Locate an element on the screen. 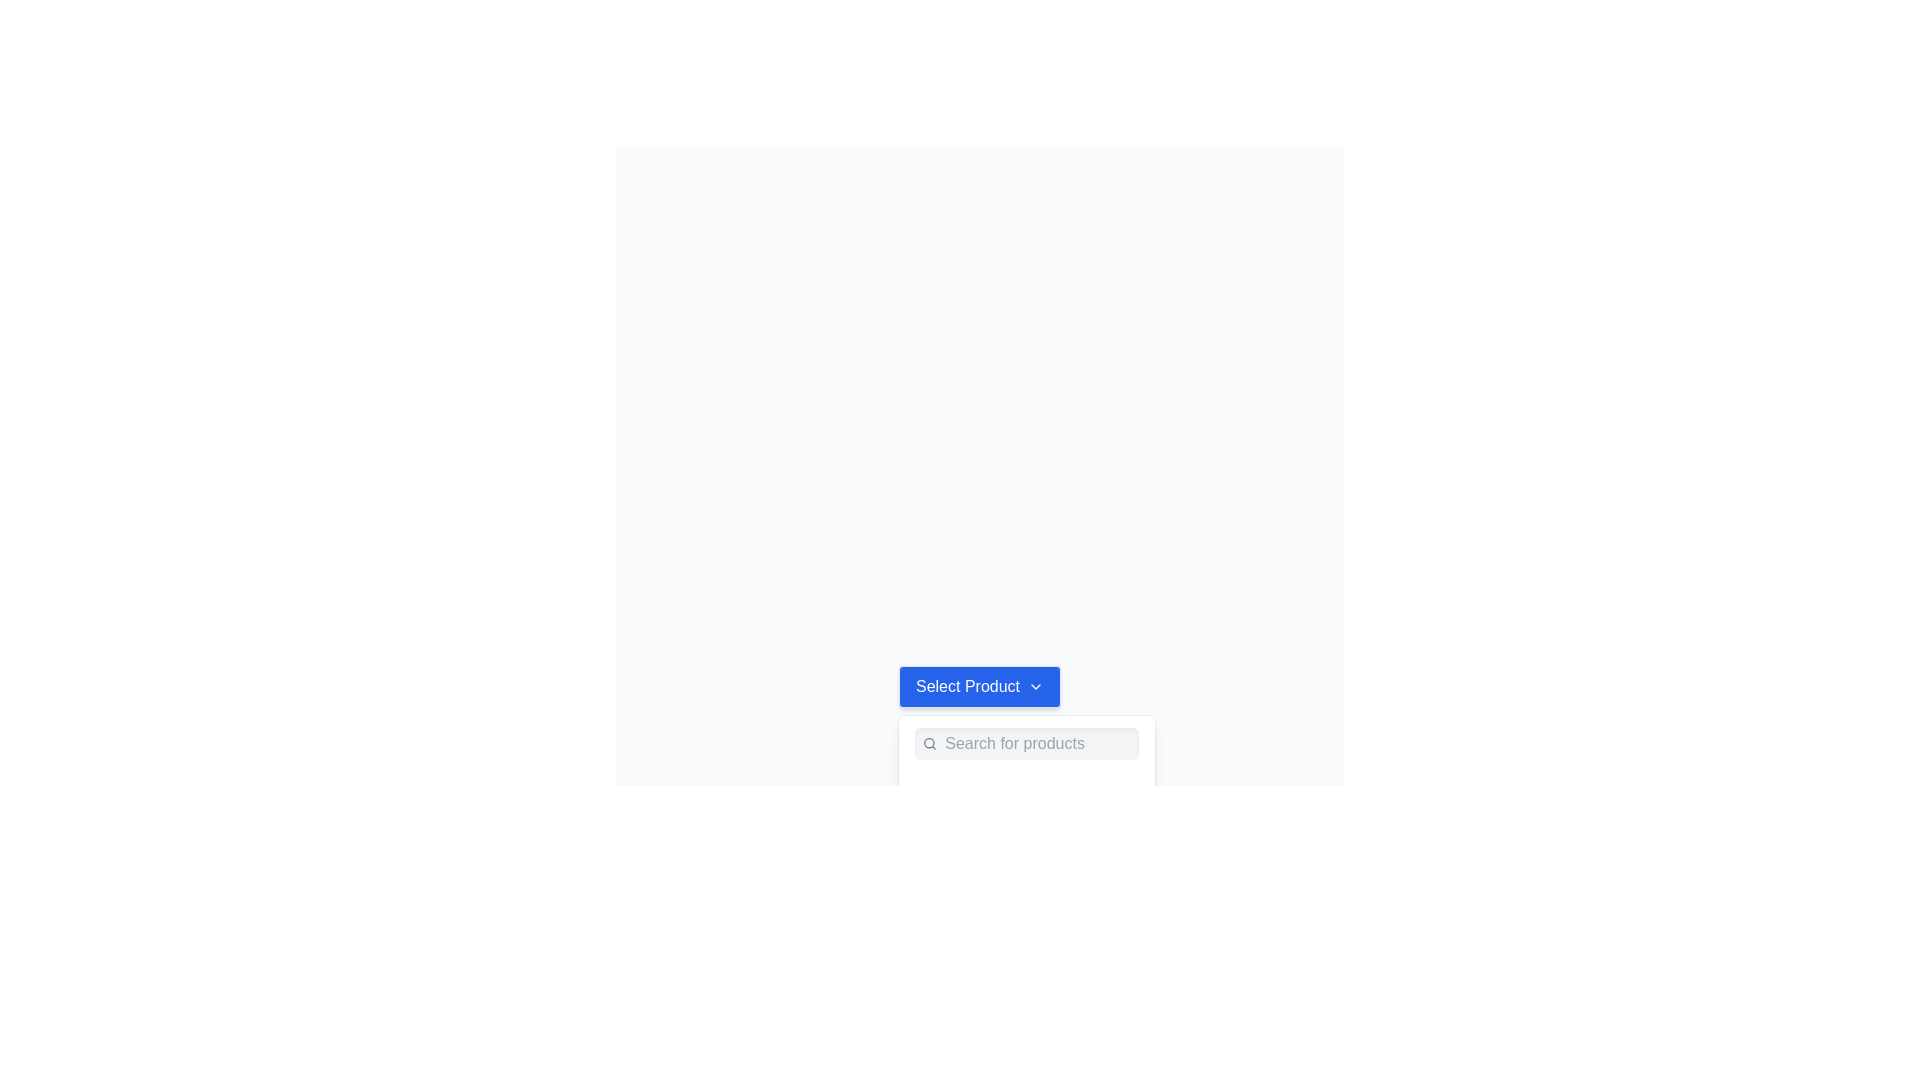  the small rectangular input box with rounded corners and a light gray background that contains a magnifying glass icon and placeholder text 'Search for products' is located at coordinates (1027, 744).